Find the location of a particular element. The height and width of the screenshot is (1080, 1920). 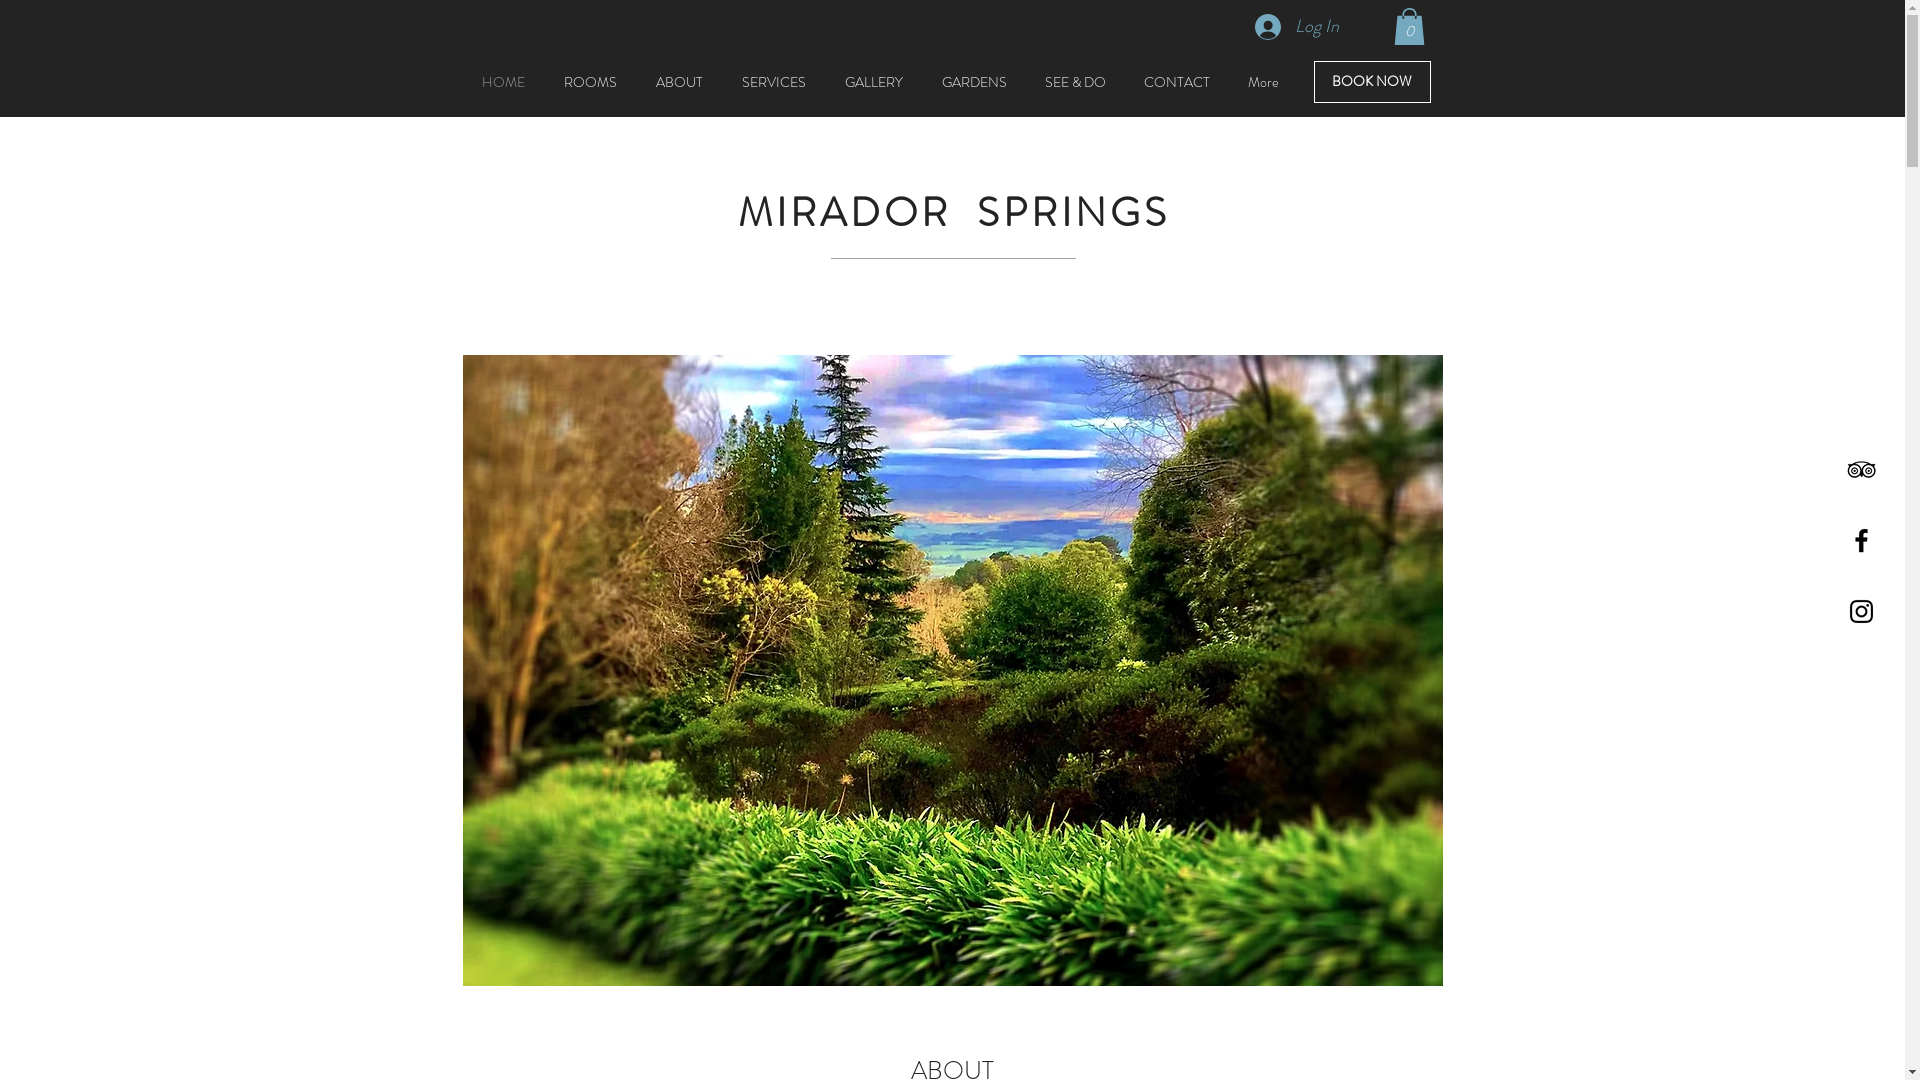

'CONTACT' is located at coordinates (1176, 80).